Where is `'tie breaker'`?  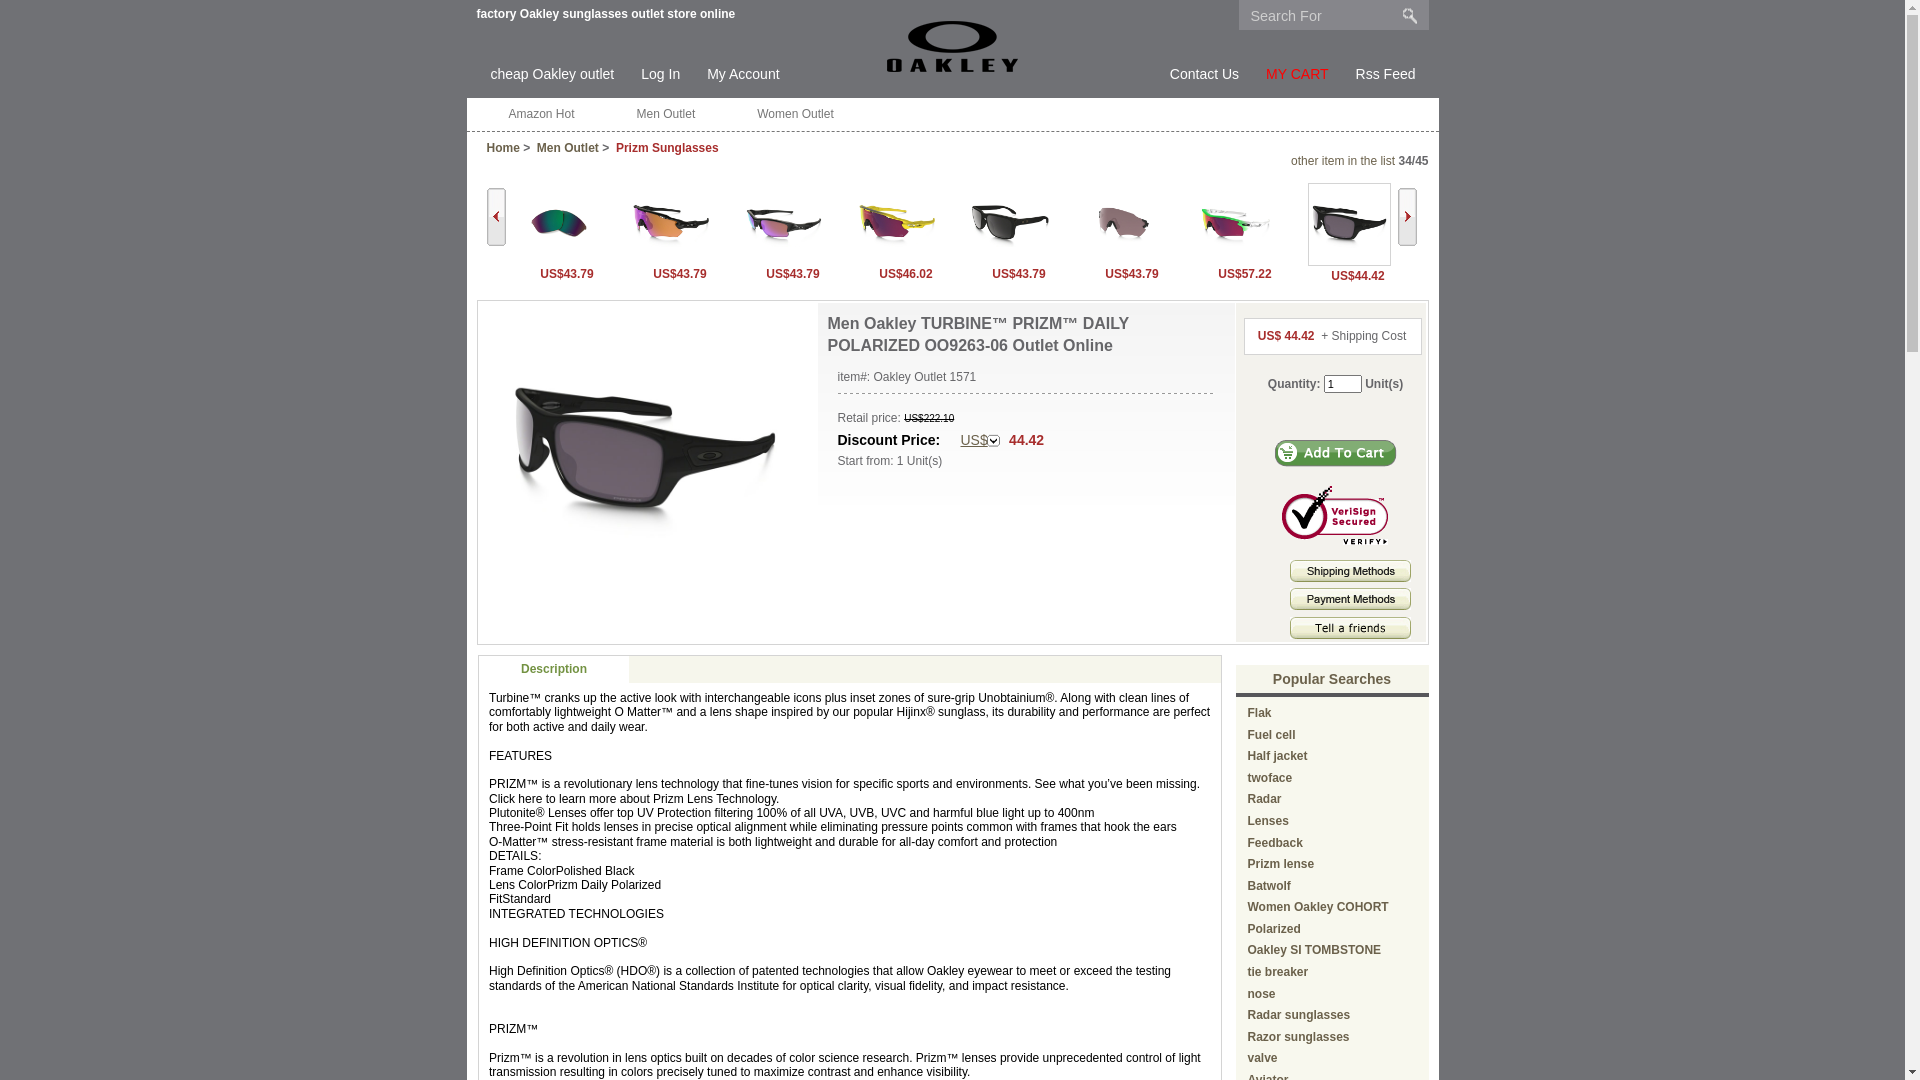
'tie breaker' is located at coordinates (1277, 971).